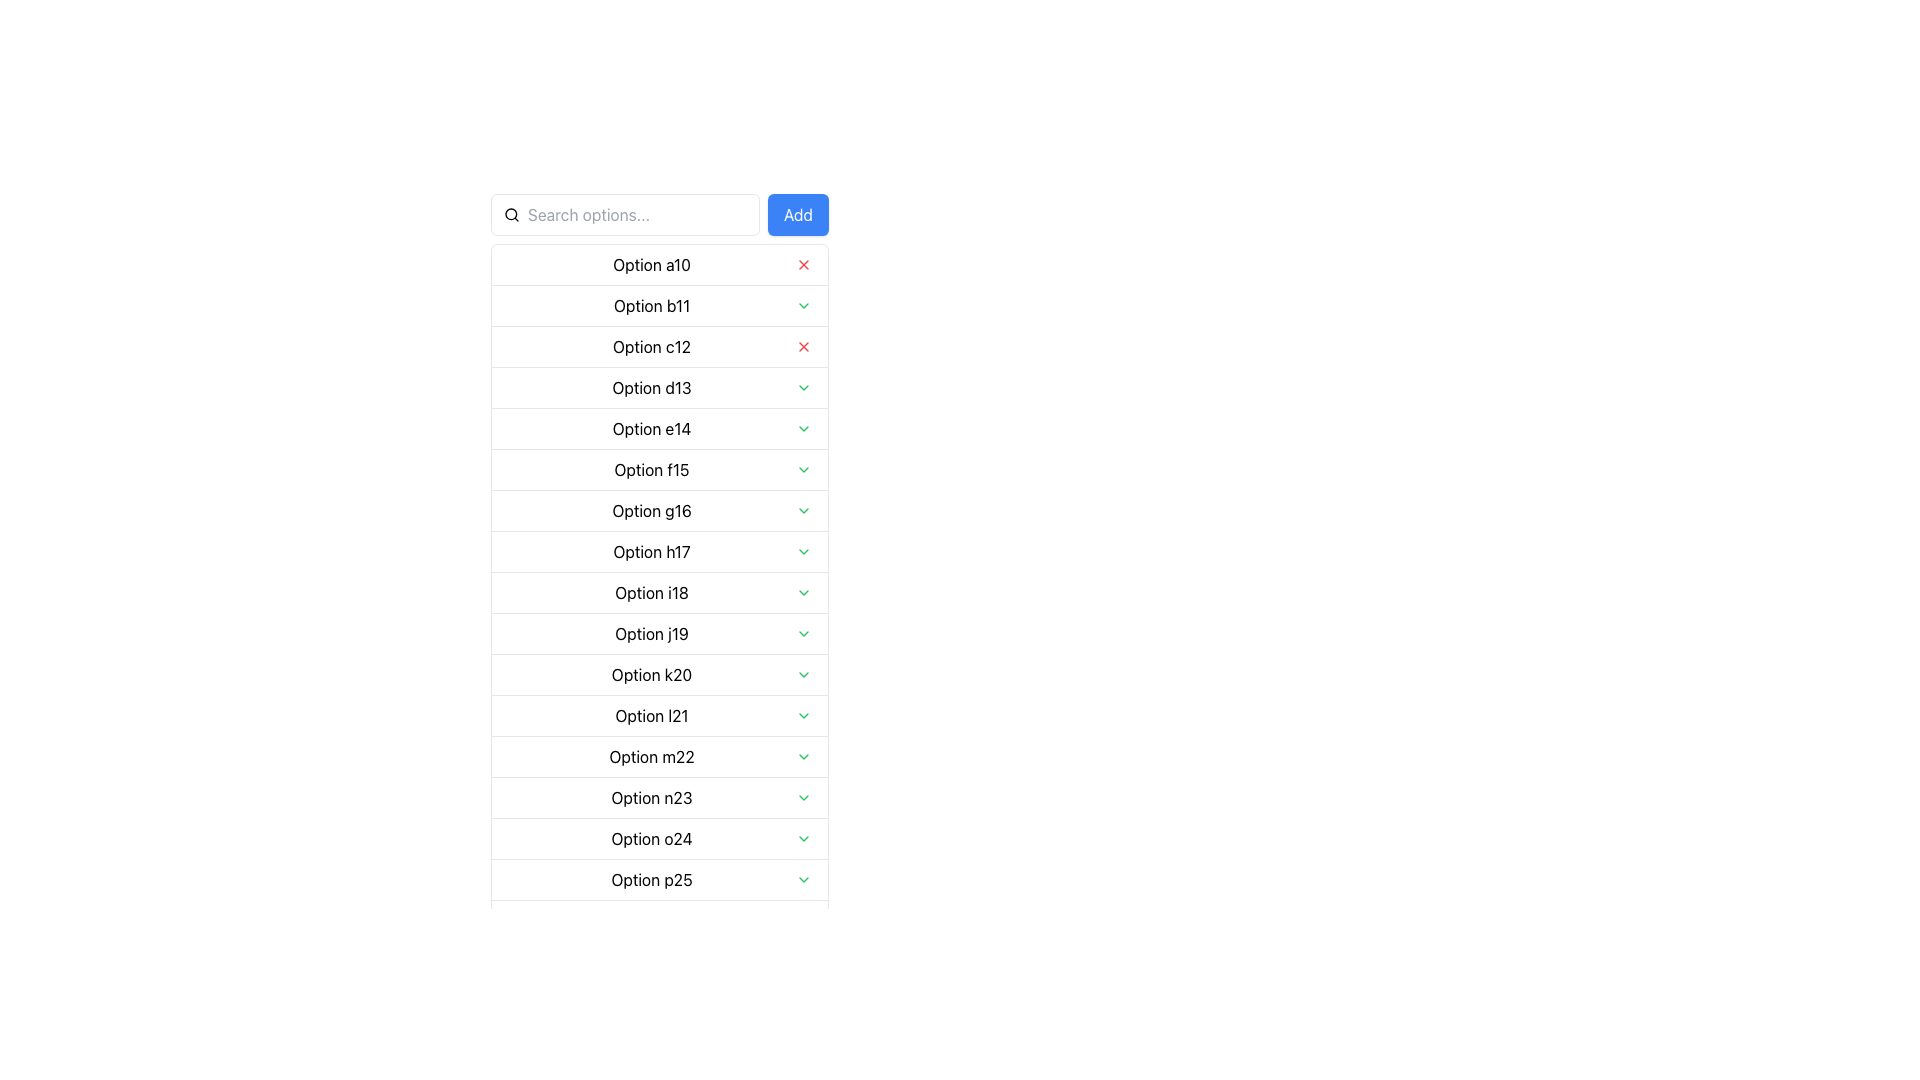 Image resolution: width=1920 pixels, height=1080 pixels. Describe the element at coordinates (804, 592) in the screenshot. I see `the small downward-facing chevron icon styled in green located at the far right of the row labeled 'Option i18'` at that location.